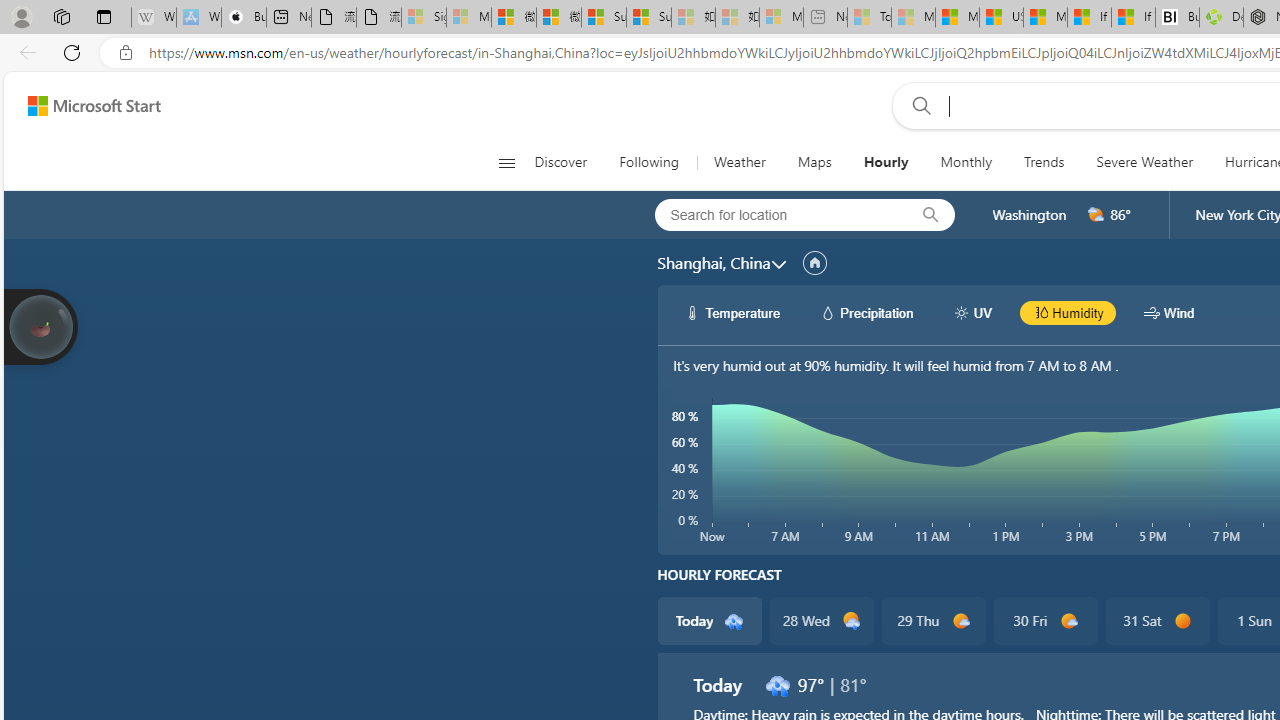  Describe the element at coordinates (242, 17) in the screenshot. I see `'Buy iPad - Apple'` at that location.